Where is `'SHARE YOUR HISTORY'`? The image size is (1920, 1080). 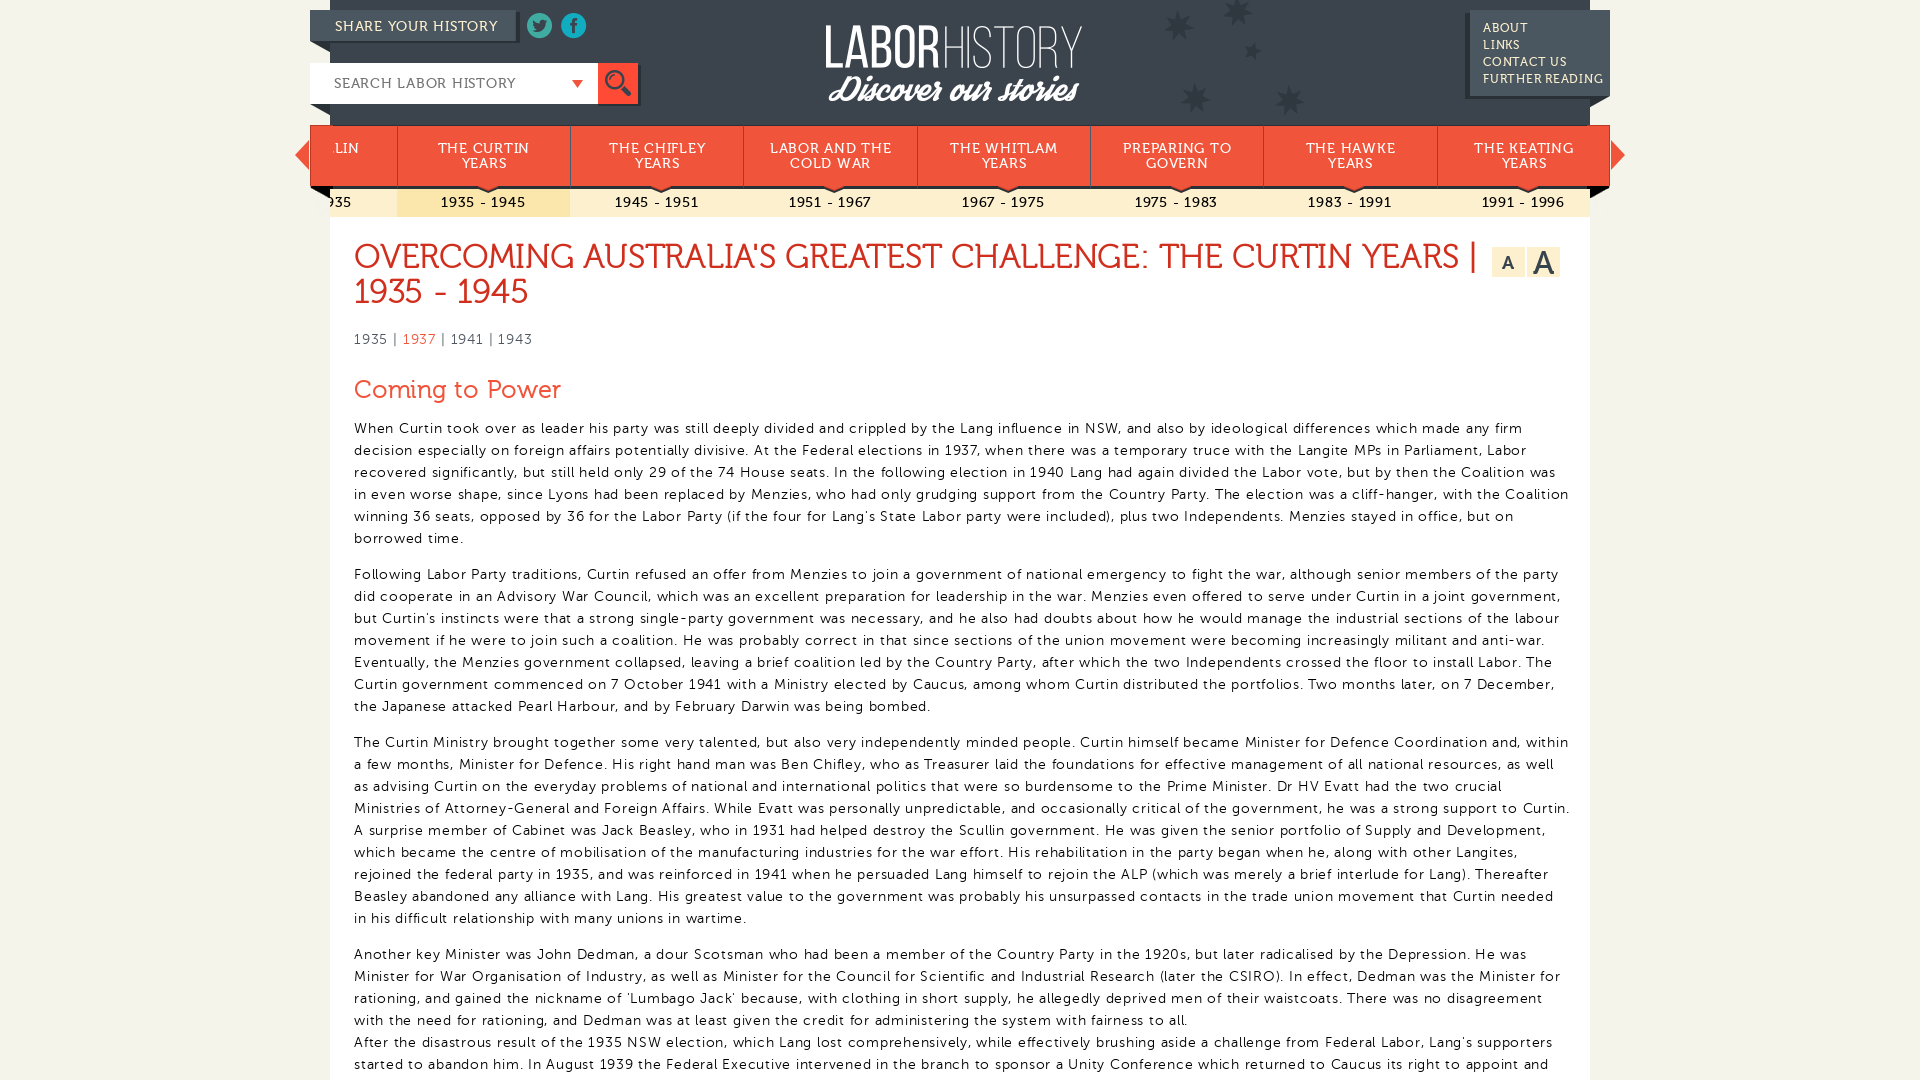 'SHARE YOUR HISTORY' is located at coordinates (309, 25).